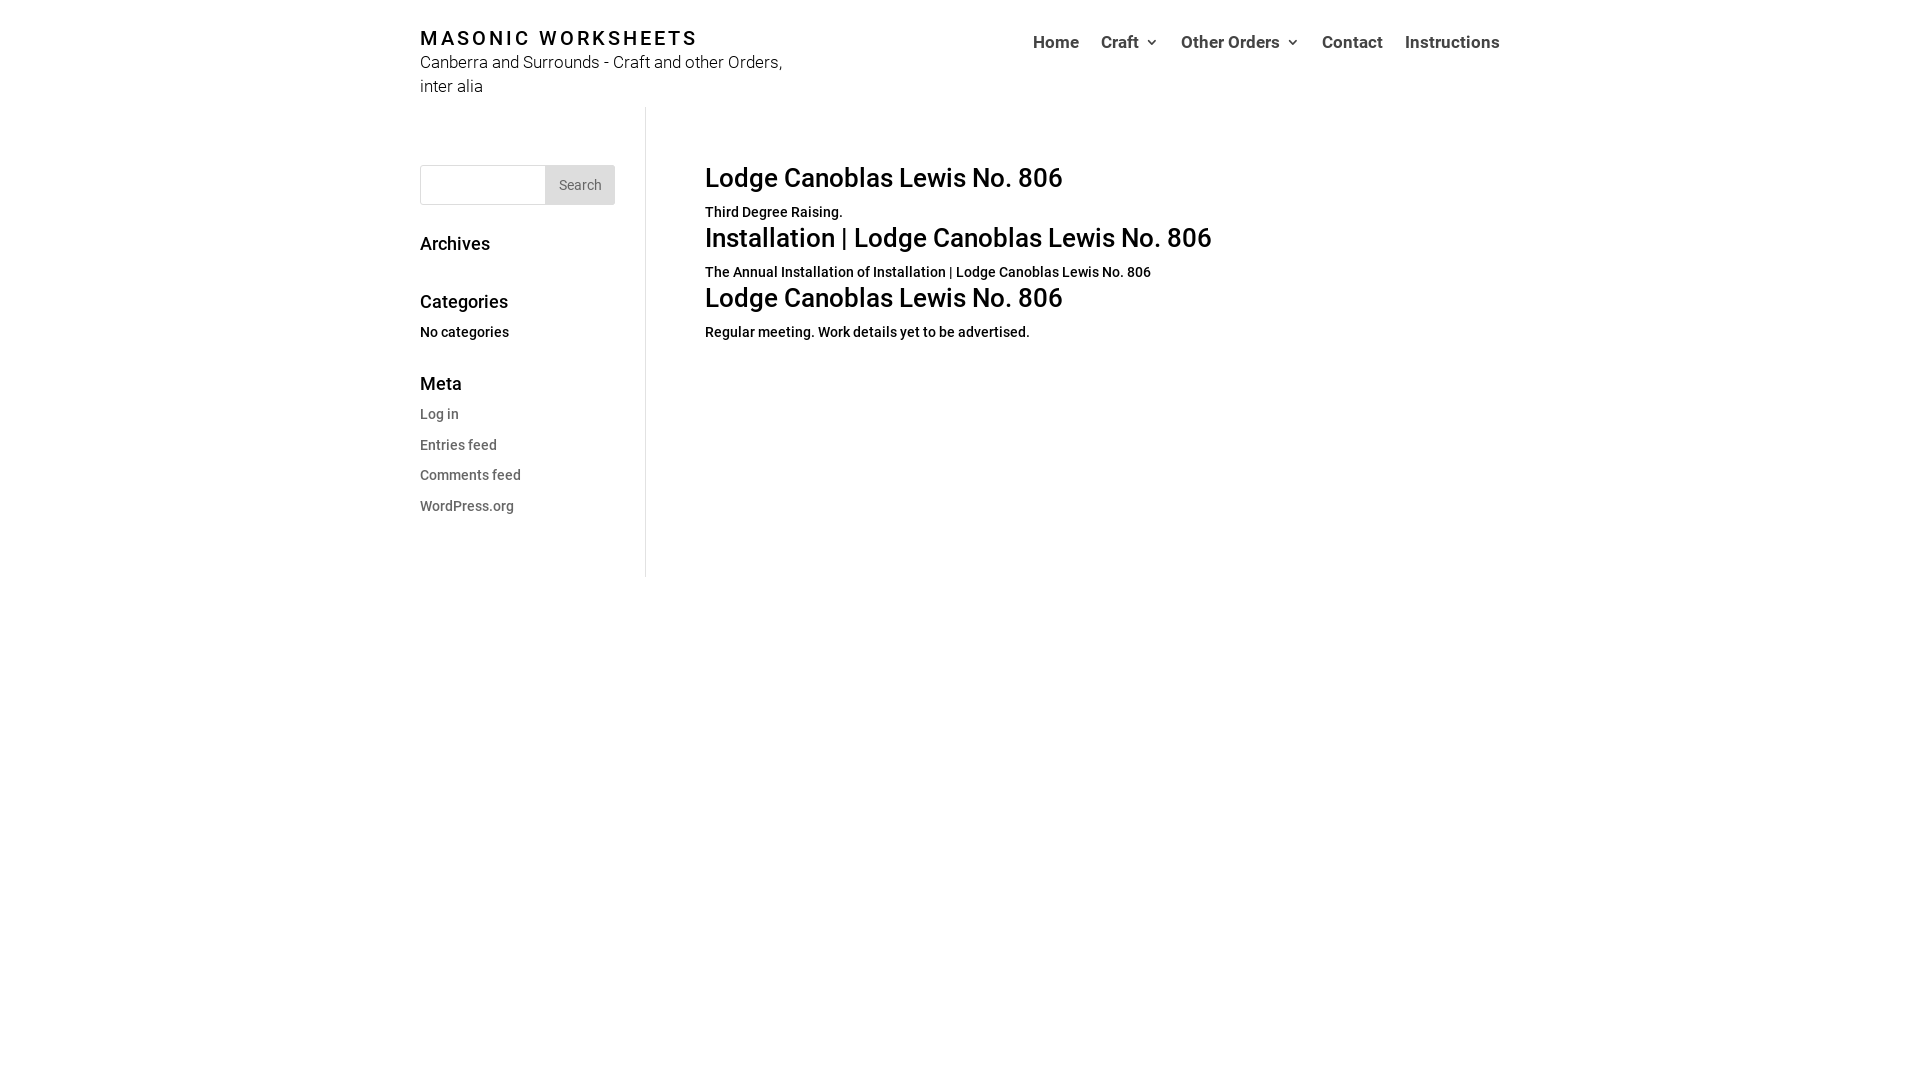  I want to click on 'Comments feed', so click(469, 474).